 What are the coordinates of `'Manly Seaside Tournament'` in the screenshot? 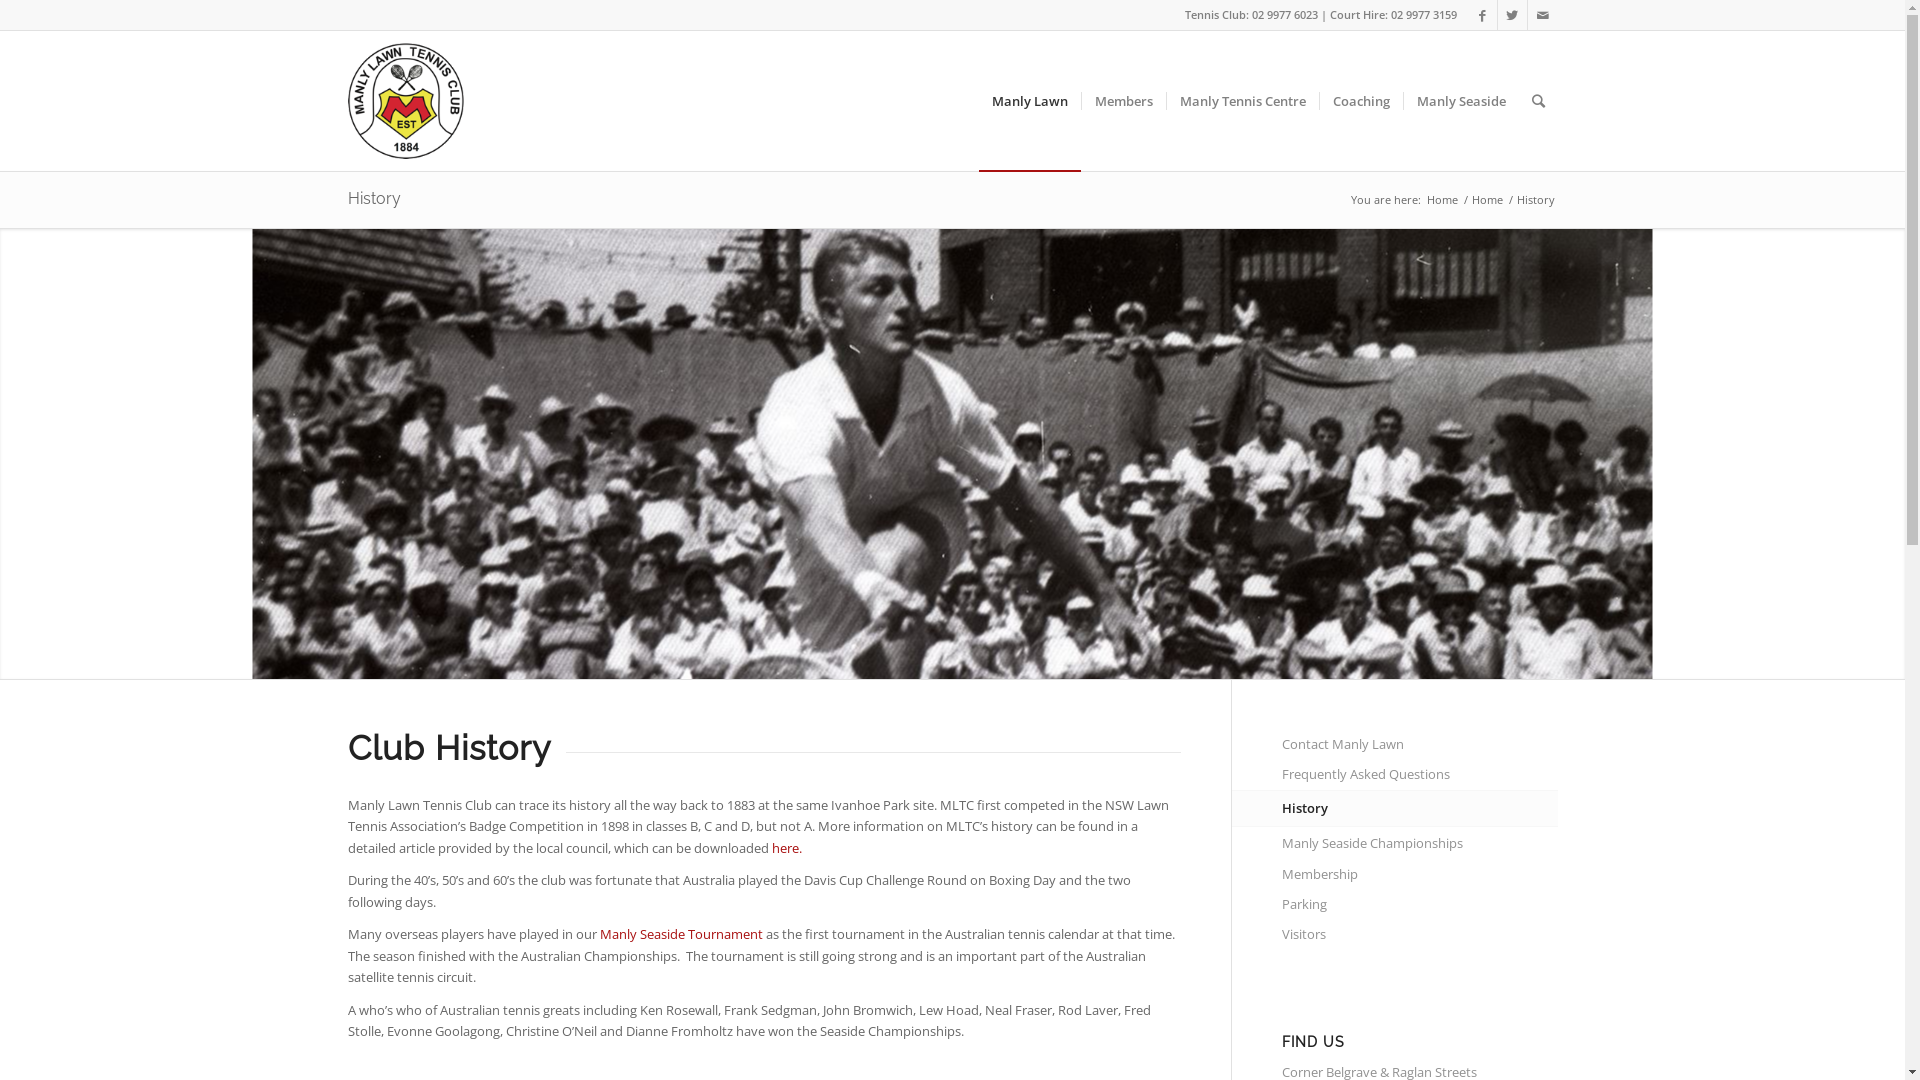 It's located at (681, 933).